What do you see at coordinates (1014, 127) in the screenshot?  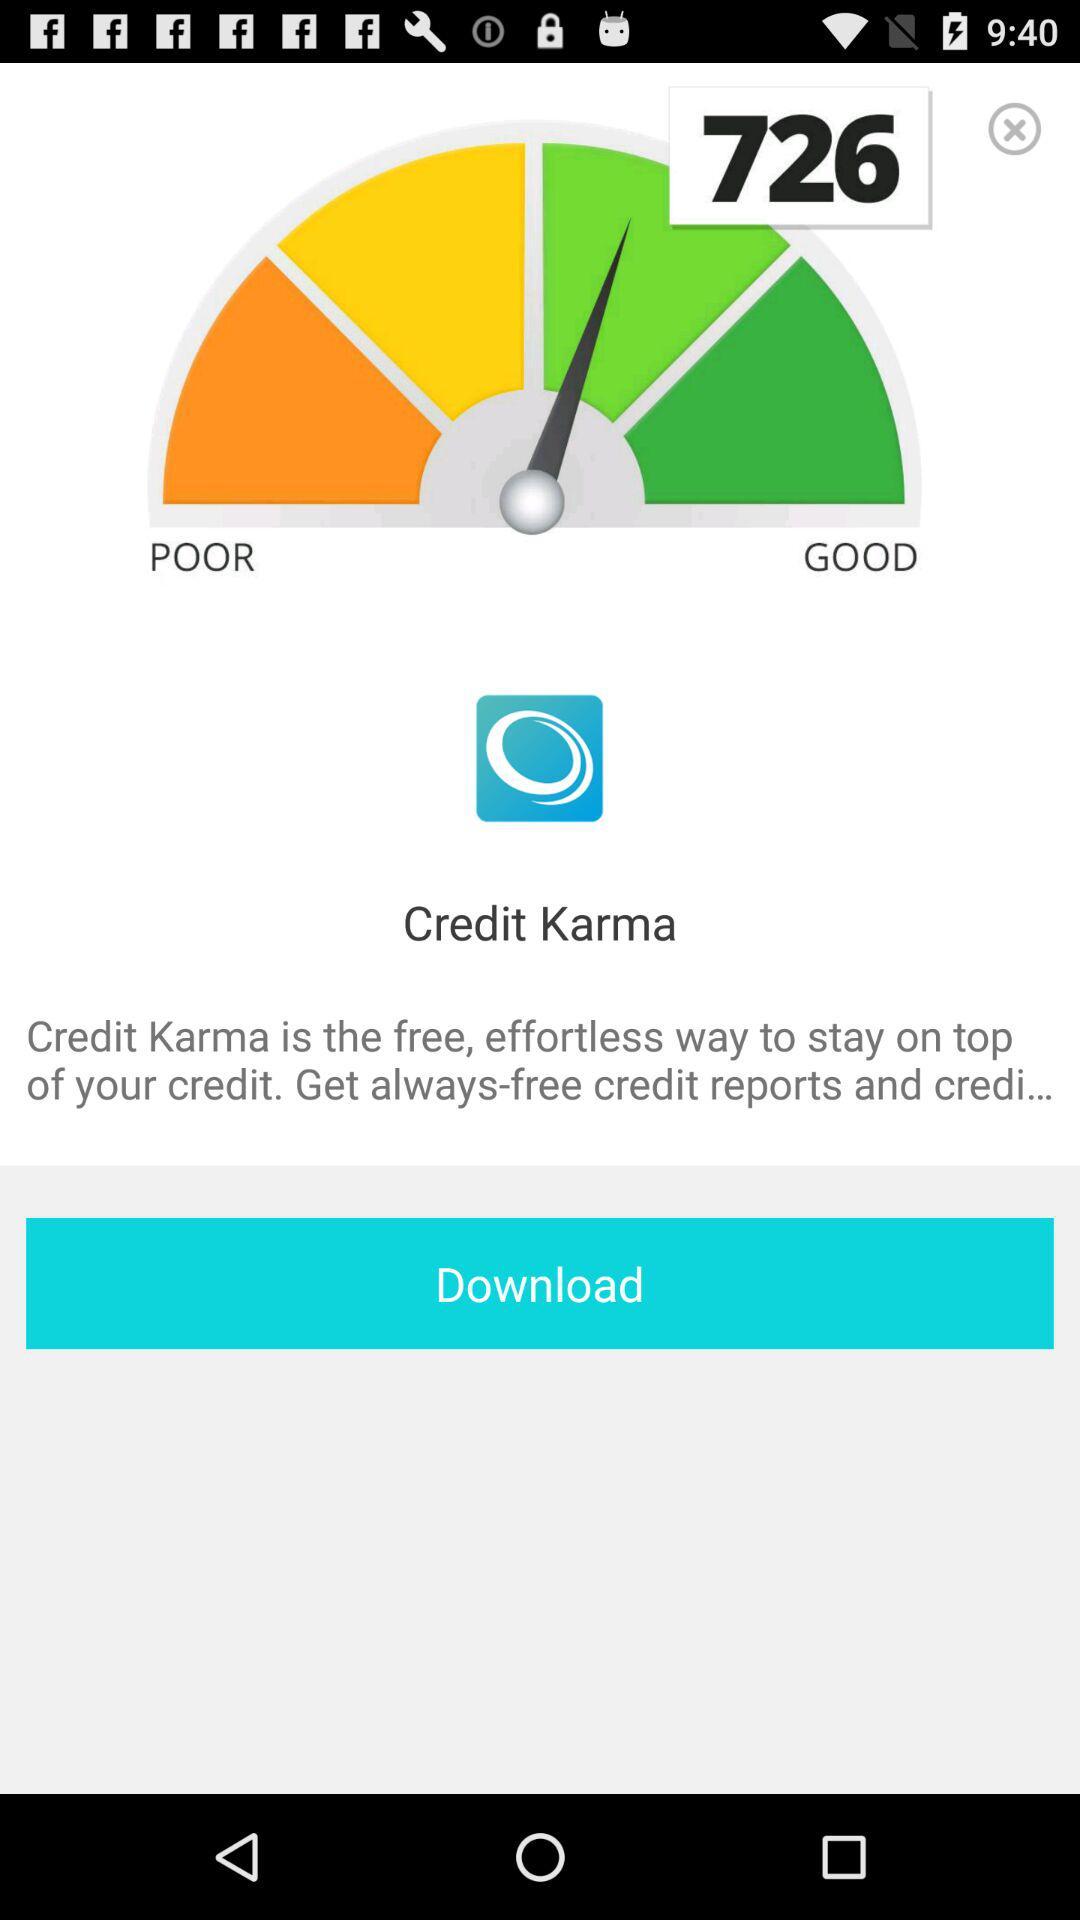 I see `item at the top right corner` at bounding box center [1014, 127].